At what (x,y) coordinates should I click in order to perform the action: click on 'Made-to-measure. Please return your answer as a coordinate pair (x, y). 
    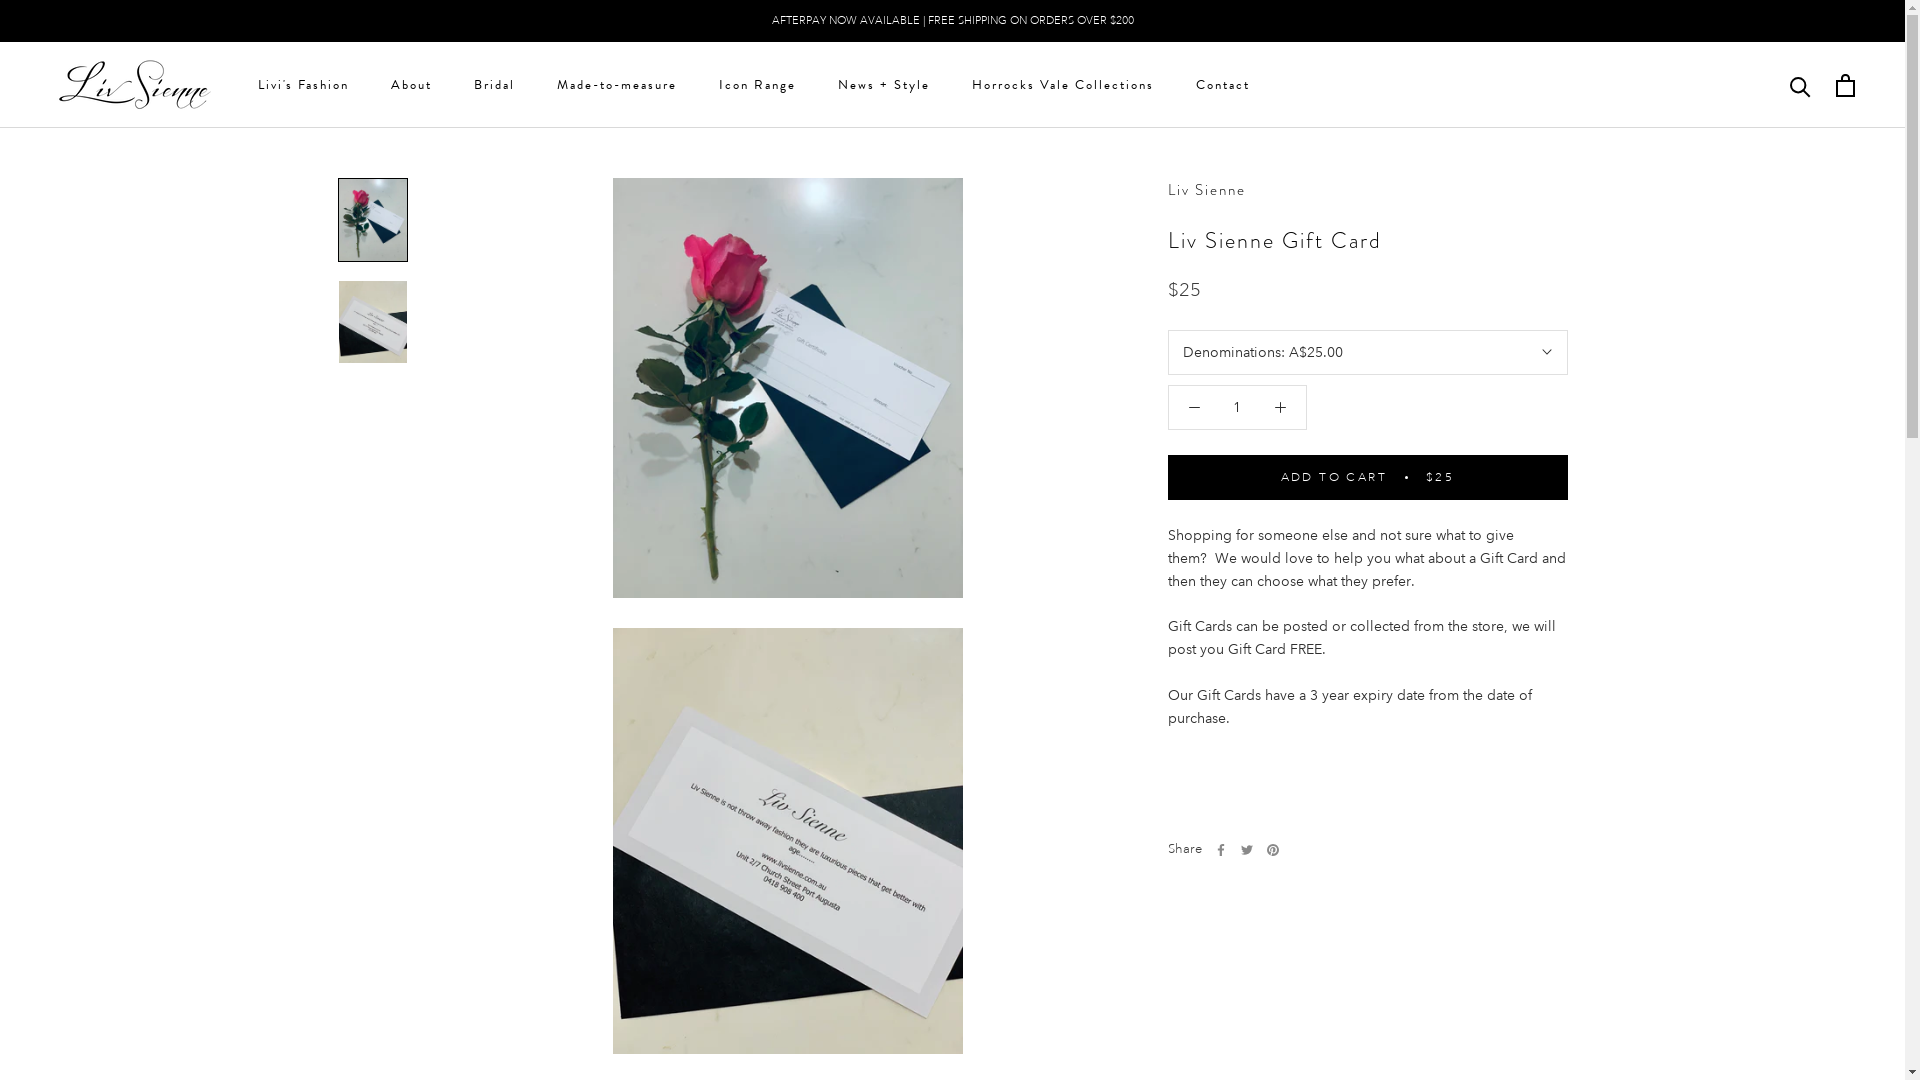
    Looking at the image, I should click on (616, 83).